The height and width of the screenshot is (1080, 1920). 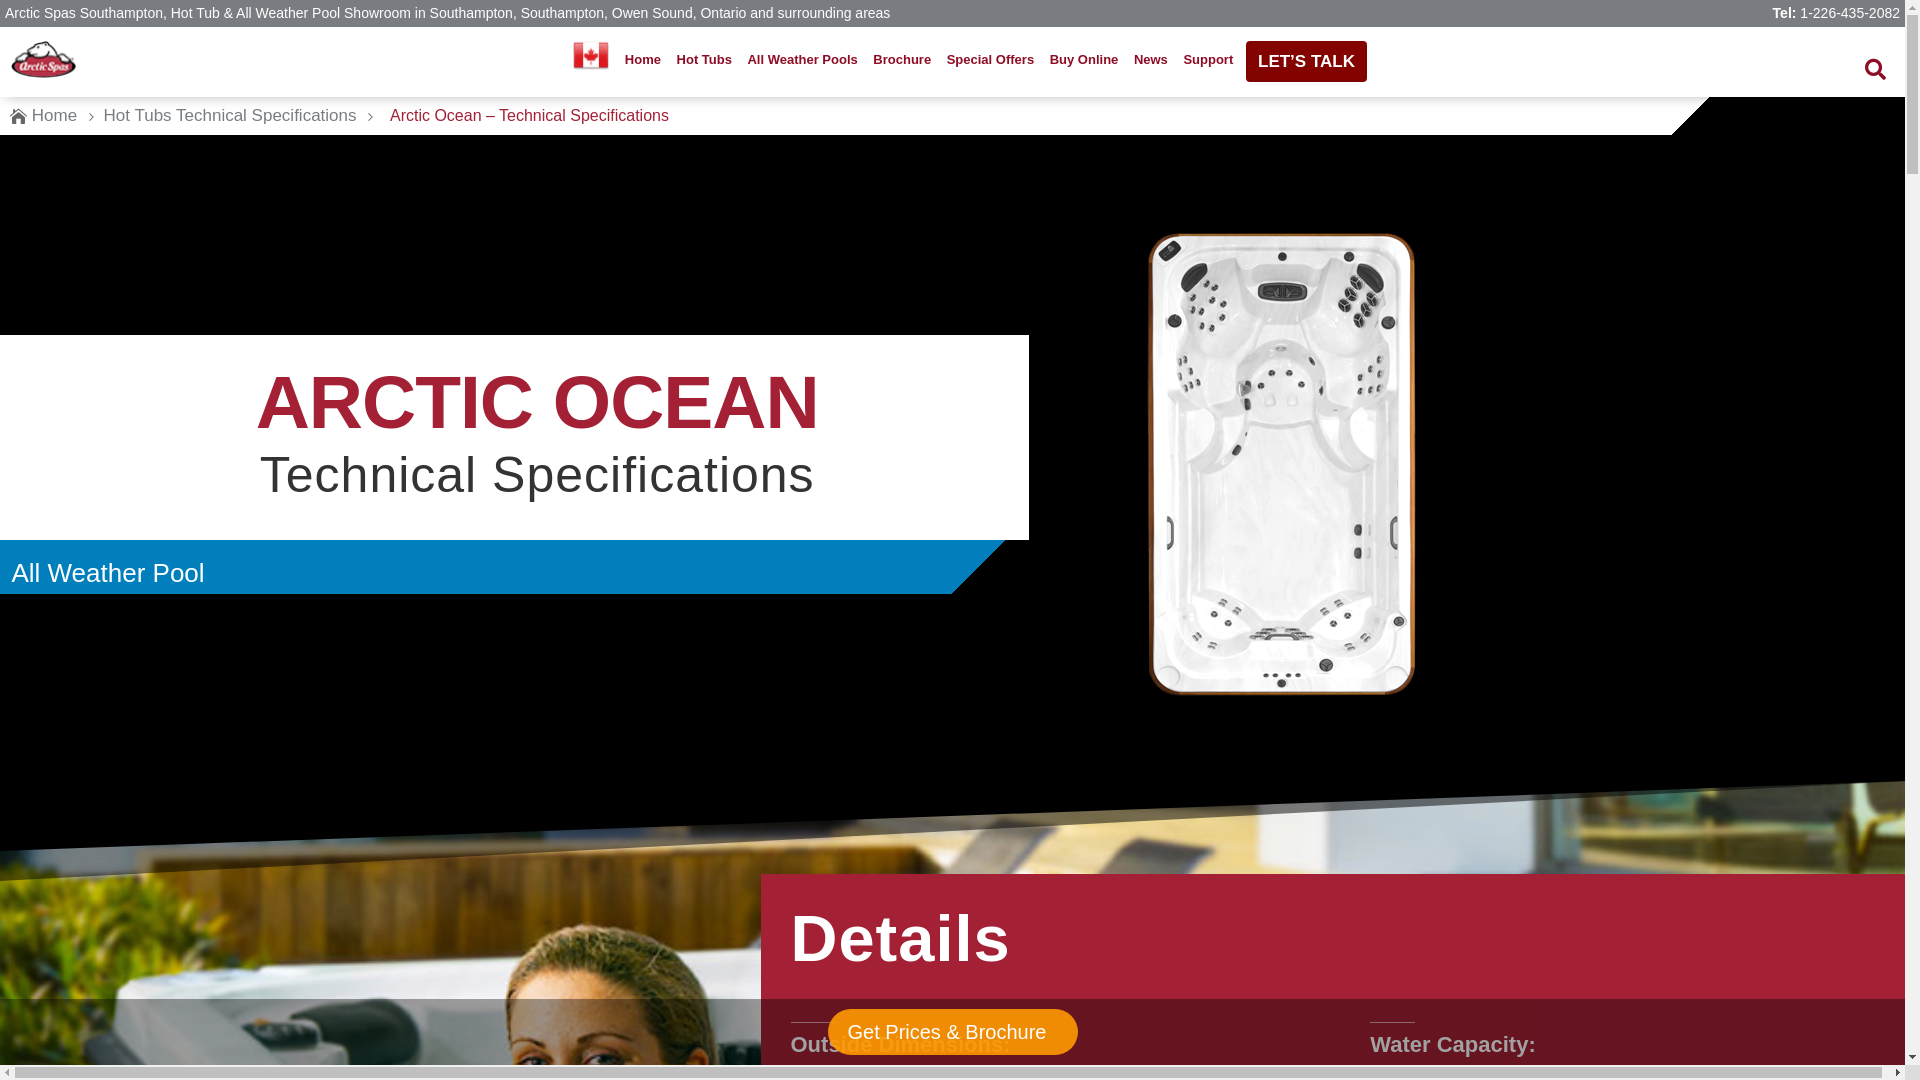 What do you see at coordinates (1848, 12) in the screenshot?
I see `'1-226-435-2082'` at bounding box center [1848, 12].